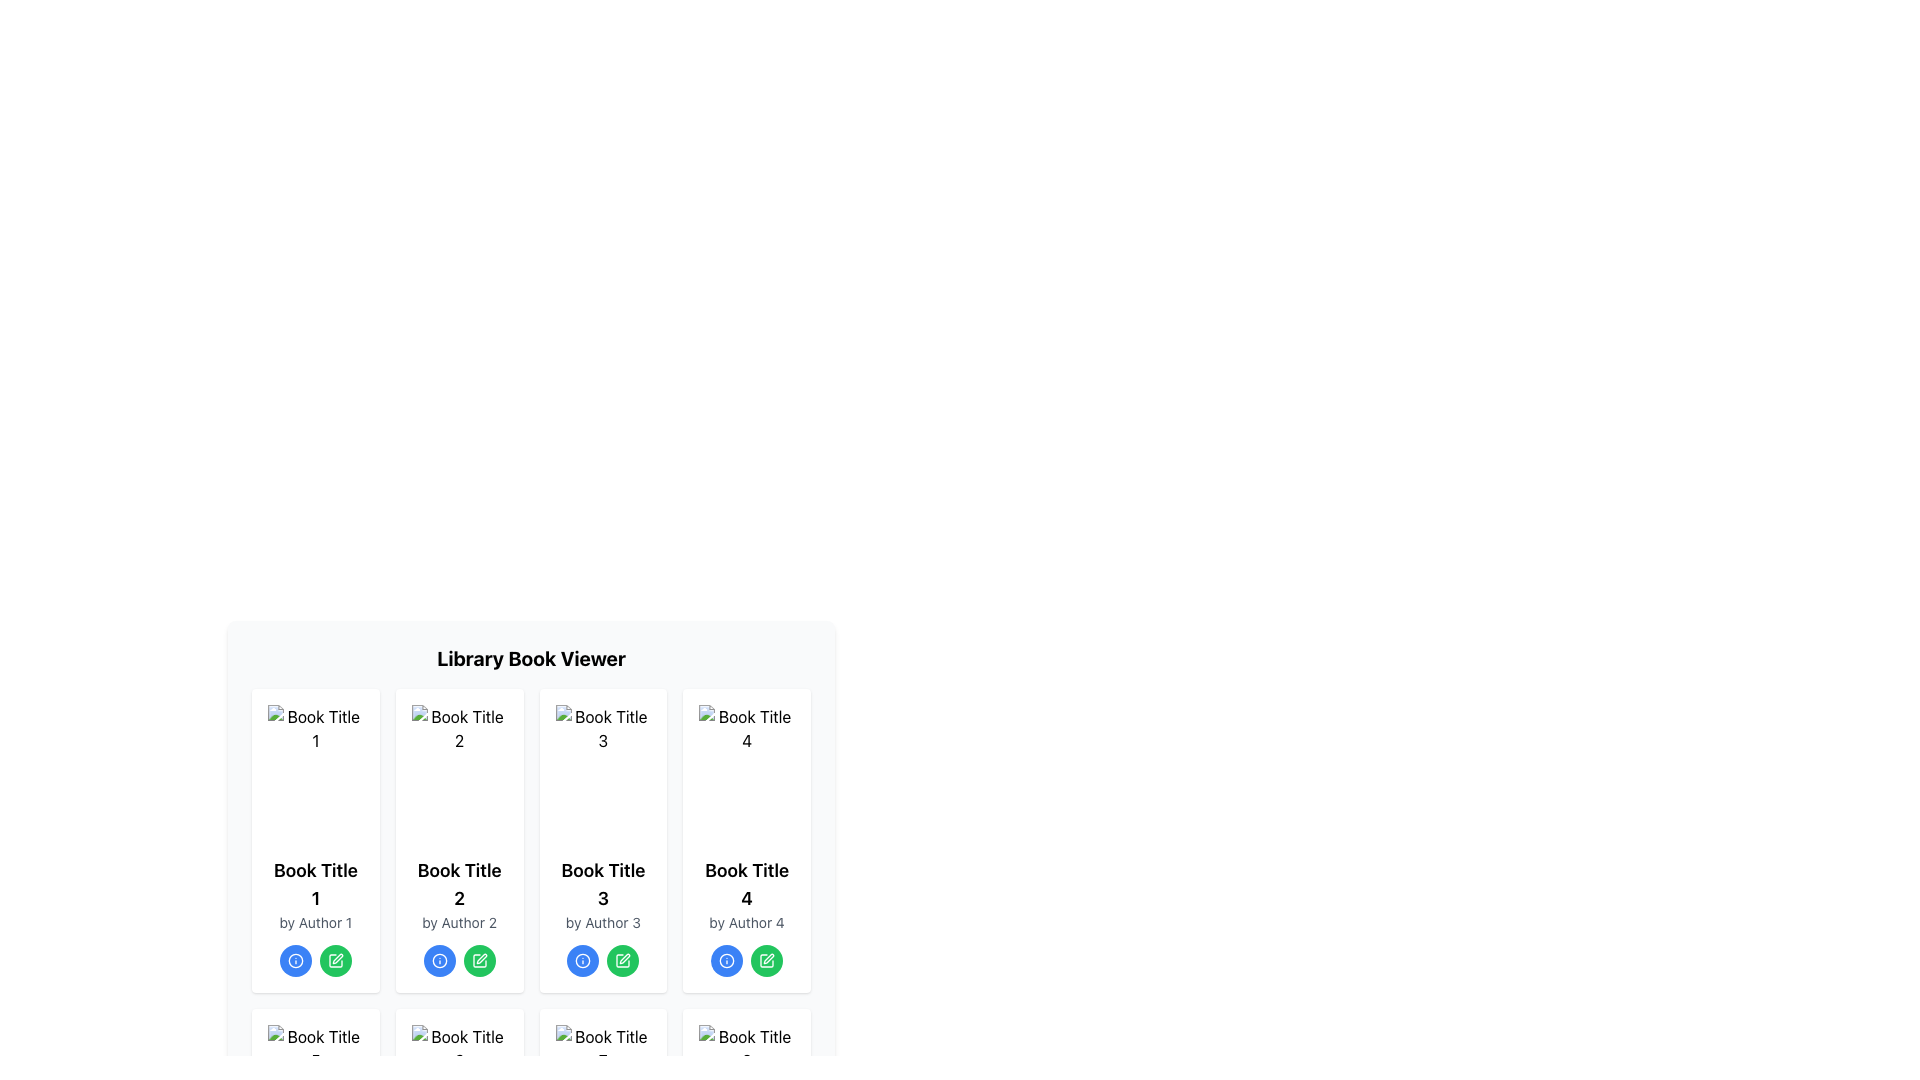  I want to click on the green edit button in the interactive button group located below 'by Author 2' in the card for 'Book Title 2', so click(458, 959).